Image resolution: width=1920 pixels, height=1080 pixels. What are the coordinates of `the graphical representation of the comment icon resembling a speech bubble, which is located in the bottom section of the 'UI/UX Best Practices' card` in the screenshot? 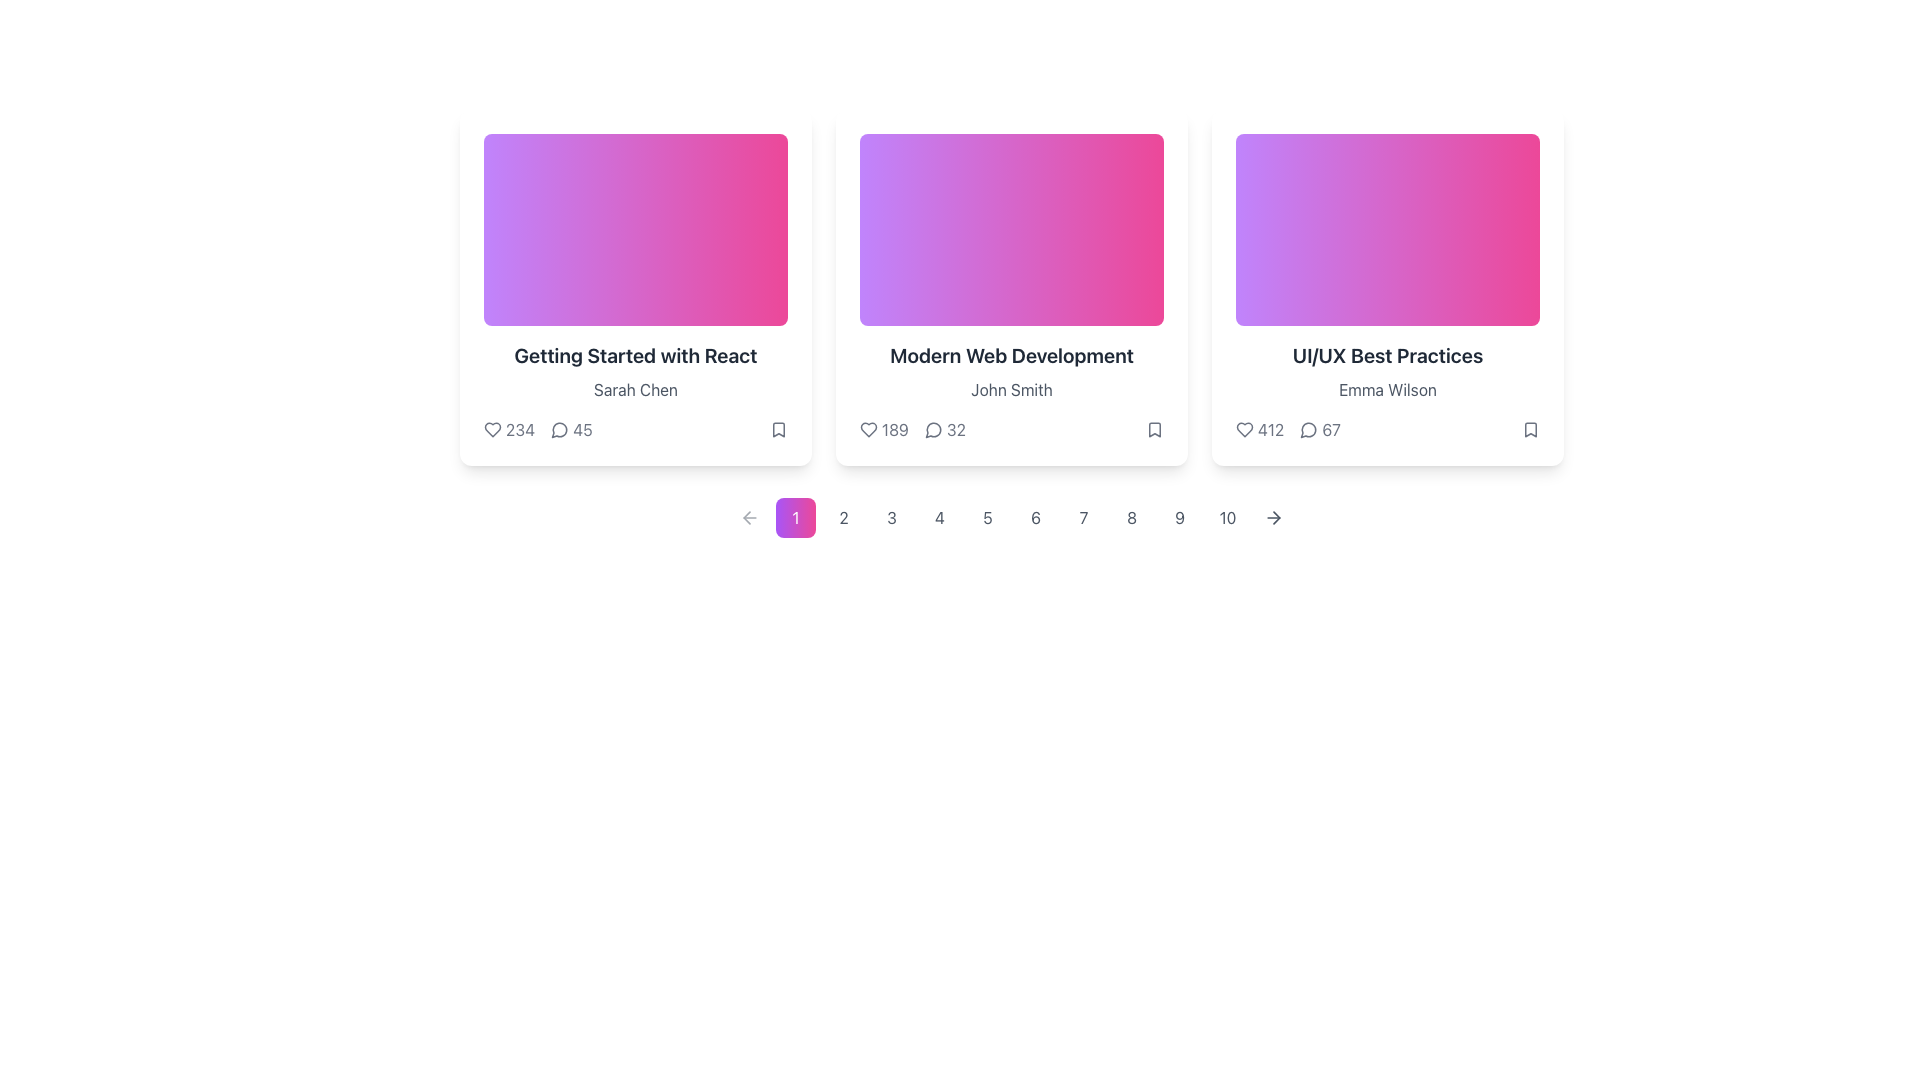 It's located at (1308, 429).